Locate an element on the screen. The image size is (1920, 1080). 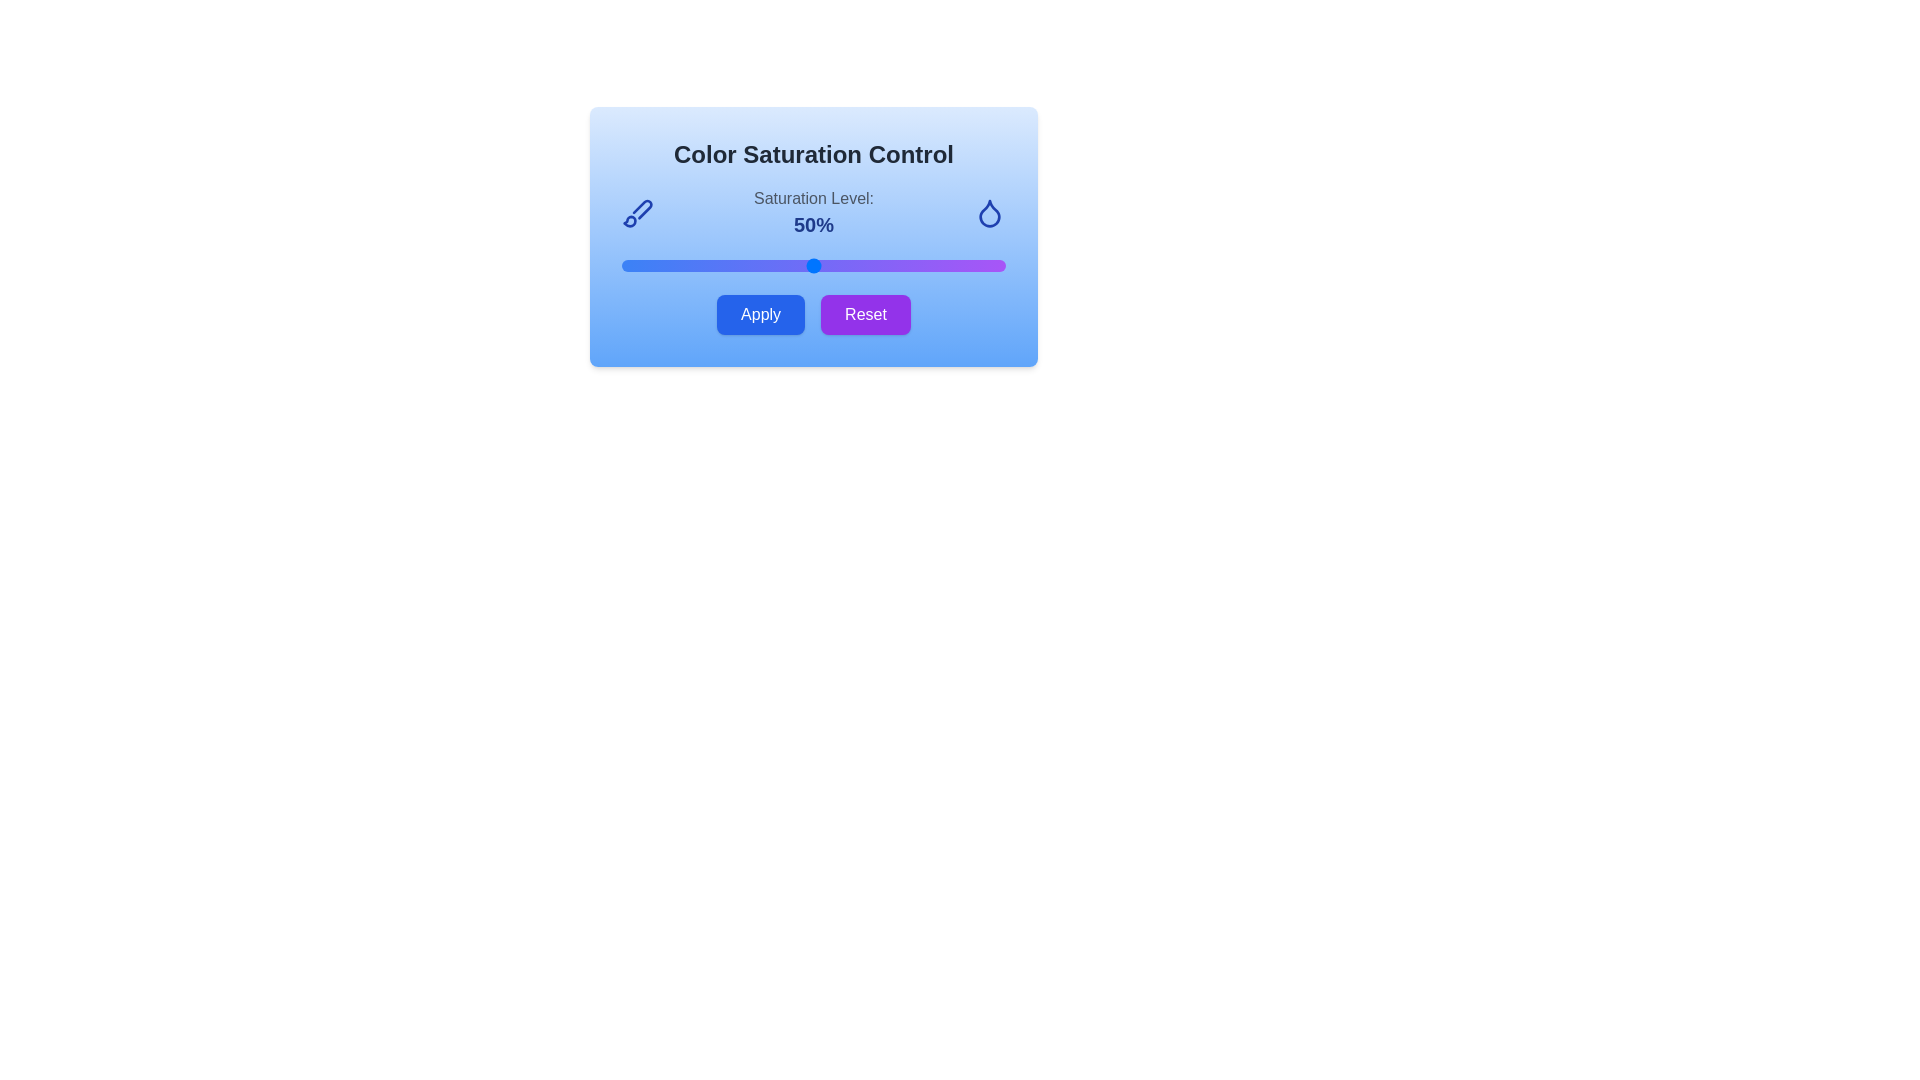
the 'Apply' button to apply the changes is located at coordinates (760, 315).